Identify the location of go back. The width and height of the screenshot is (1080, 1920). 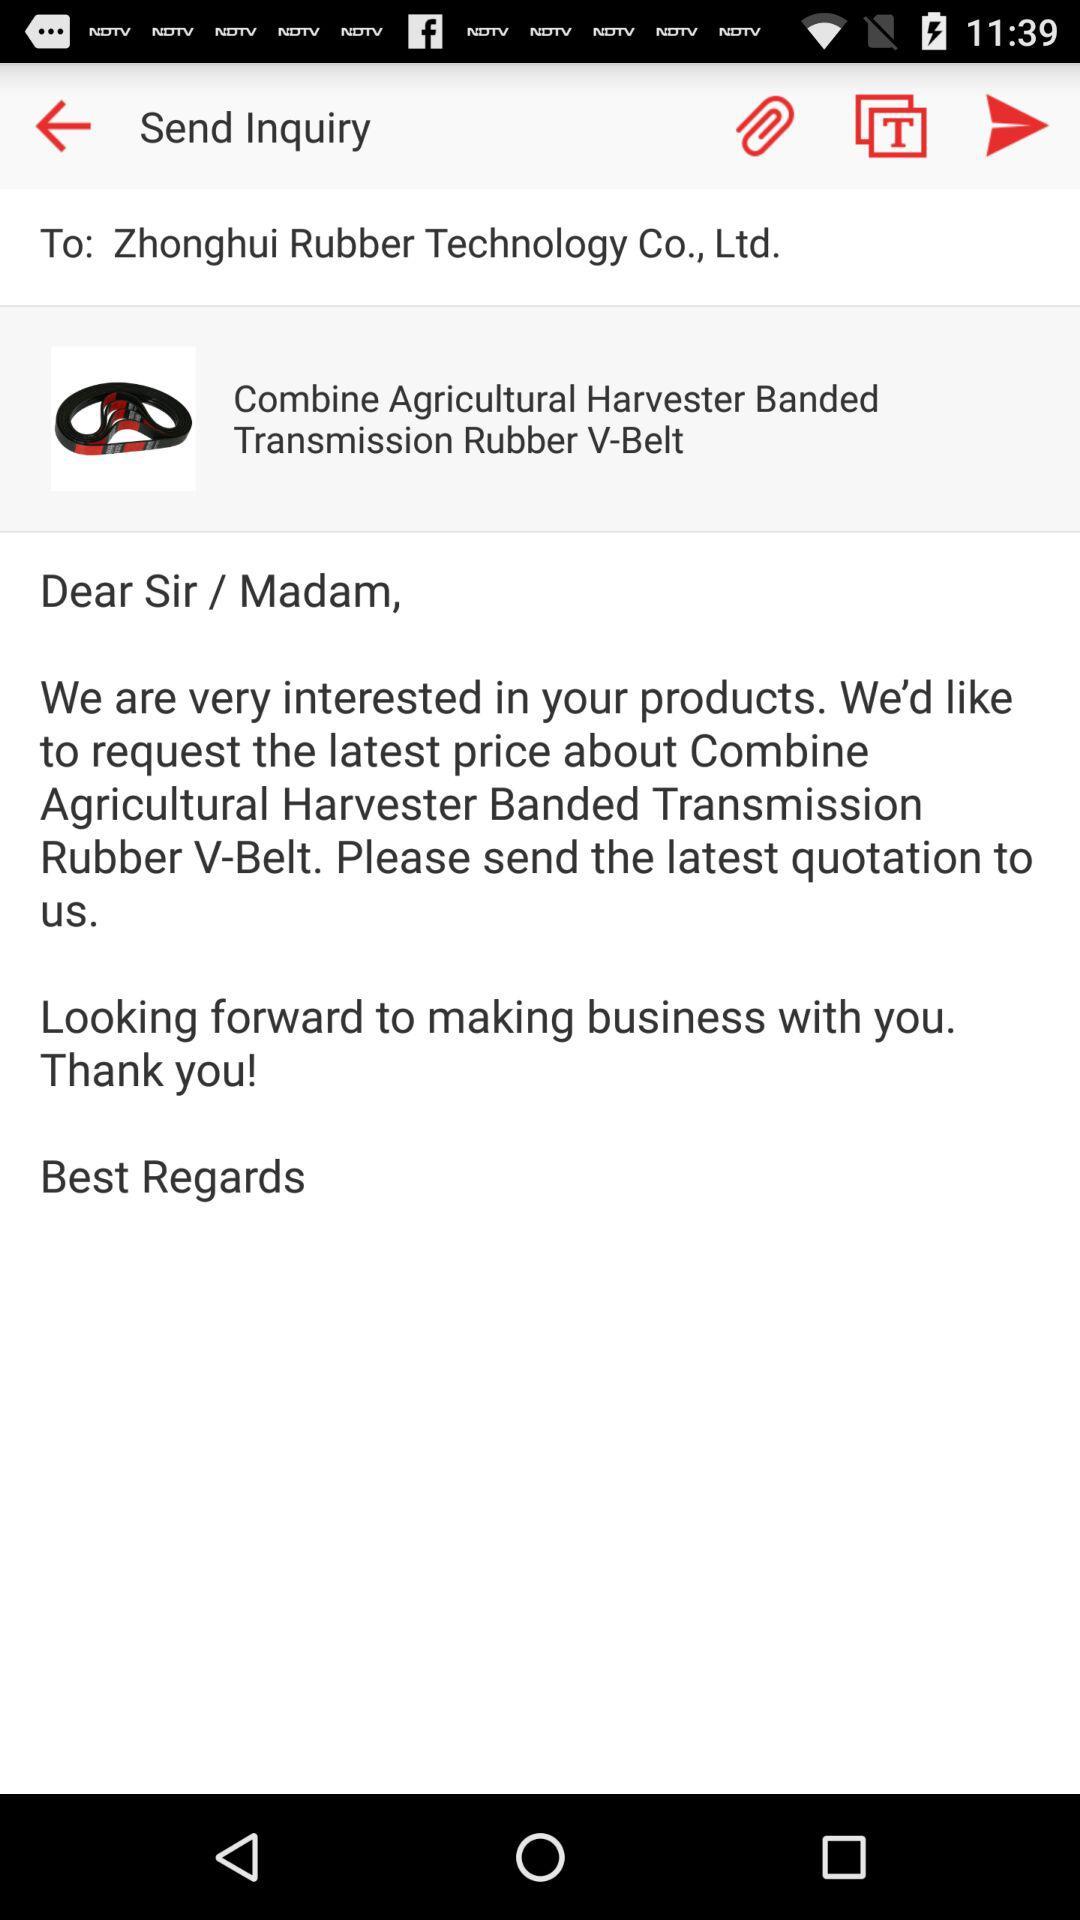
(61, 124).